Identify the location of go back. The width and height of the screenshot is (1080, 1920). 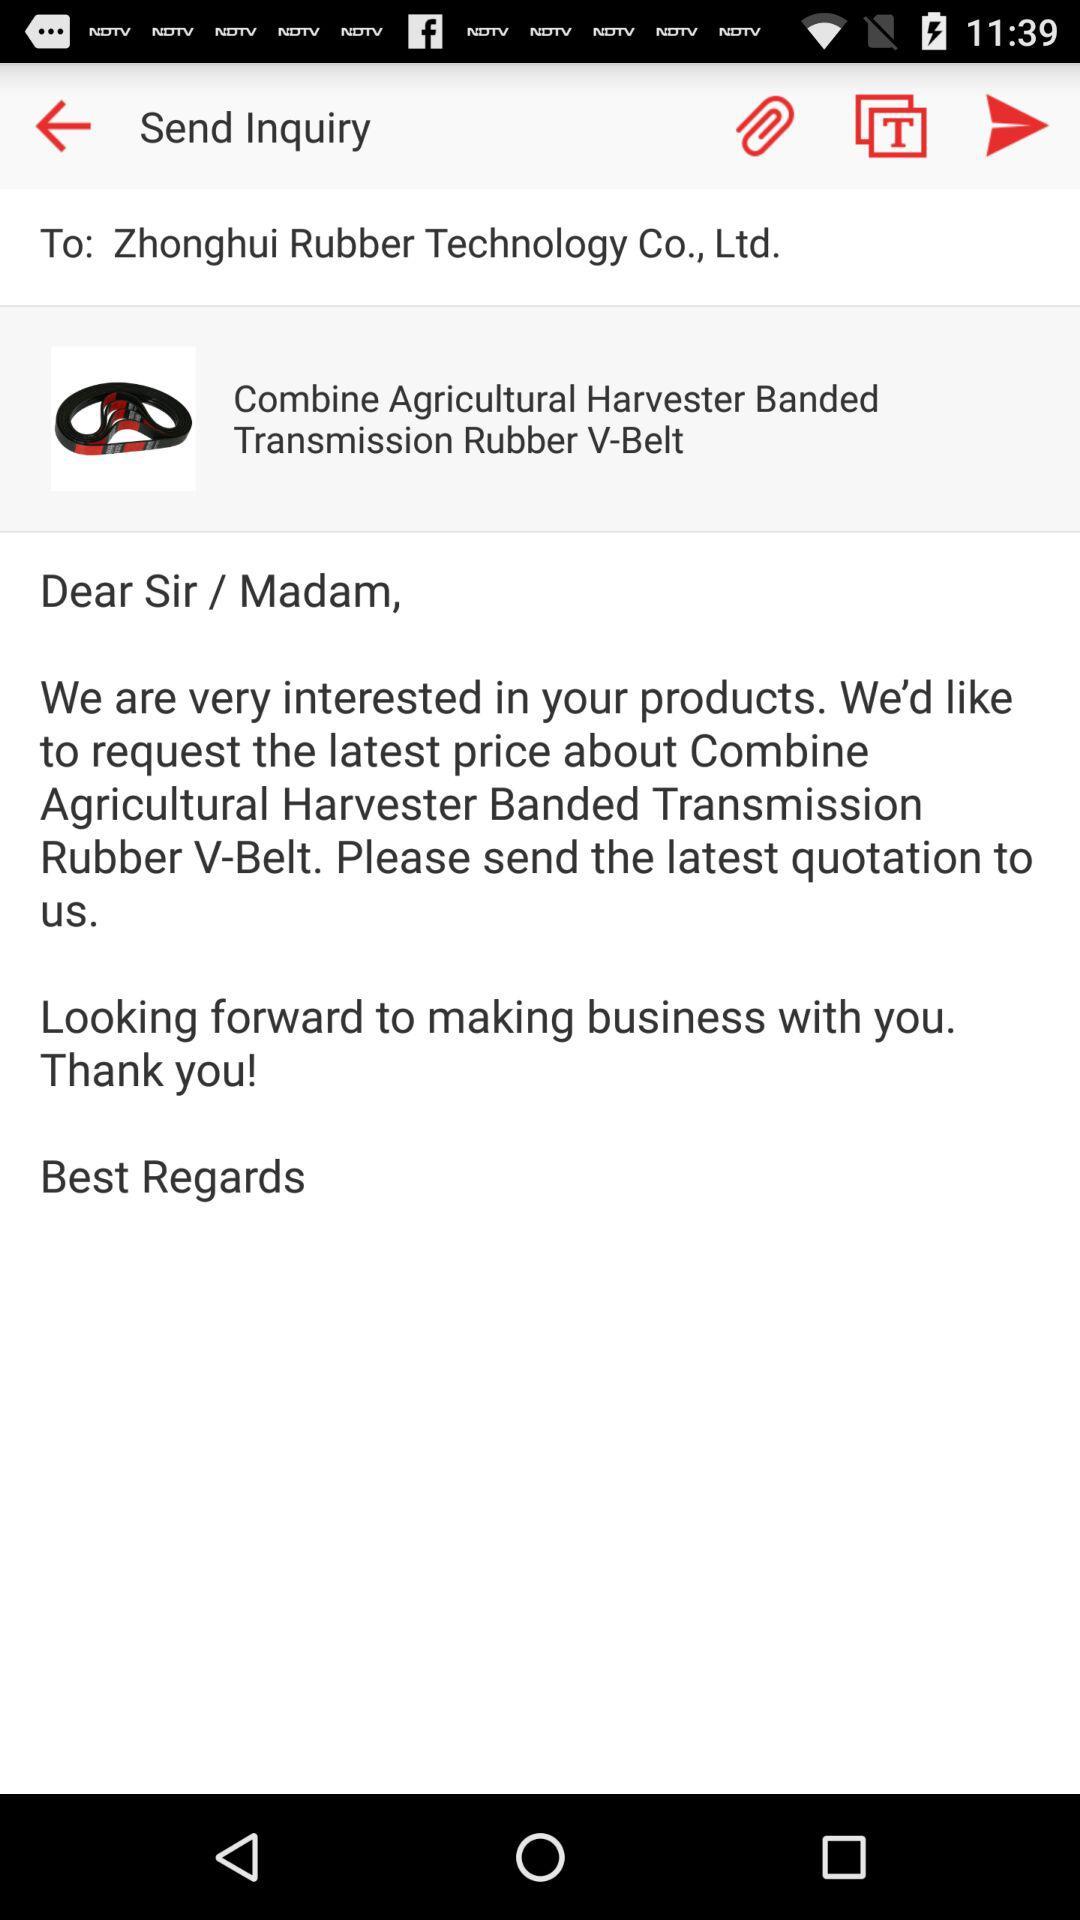
(61, 124).